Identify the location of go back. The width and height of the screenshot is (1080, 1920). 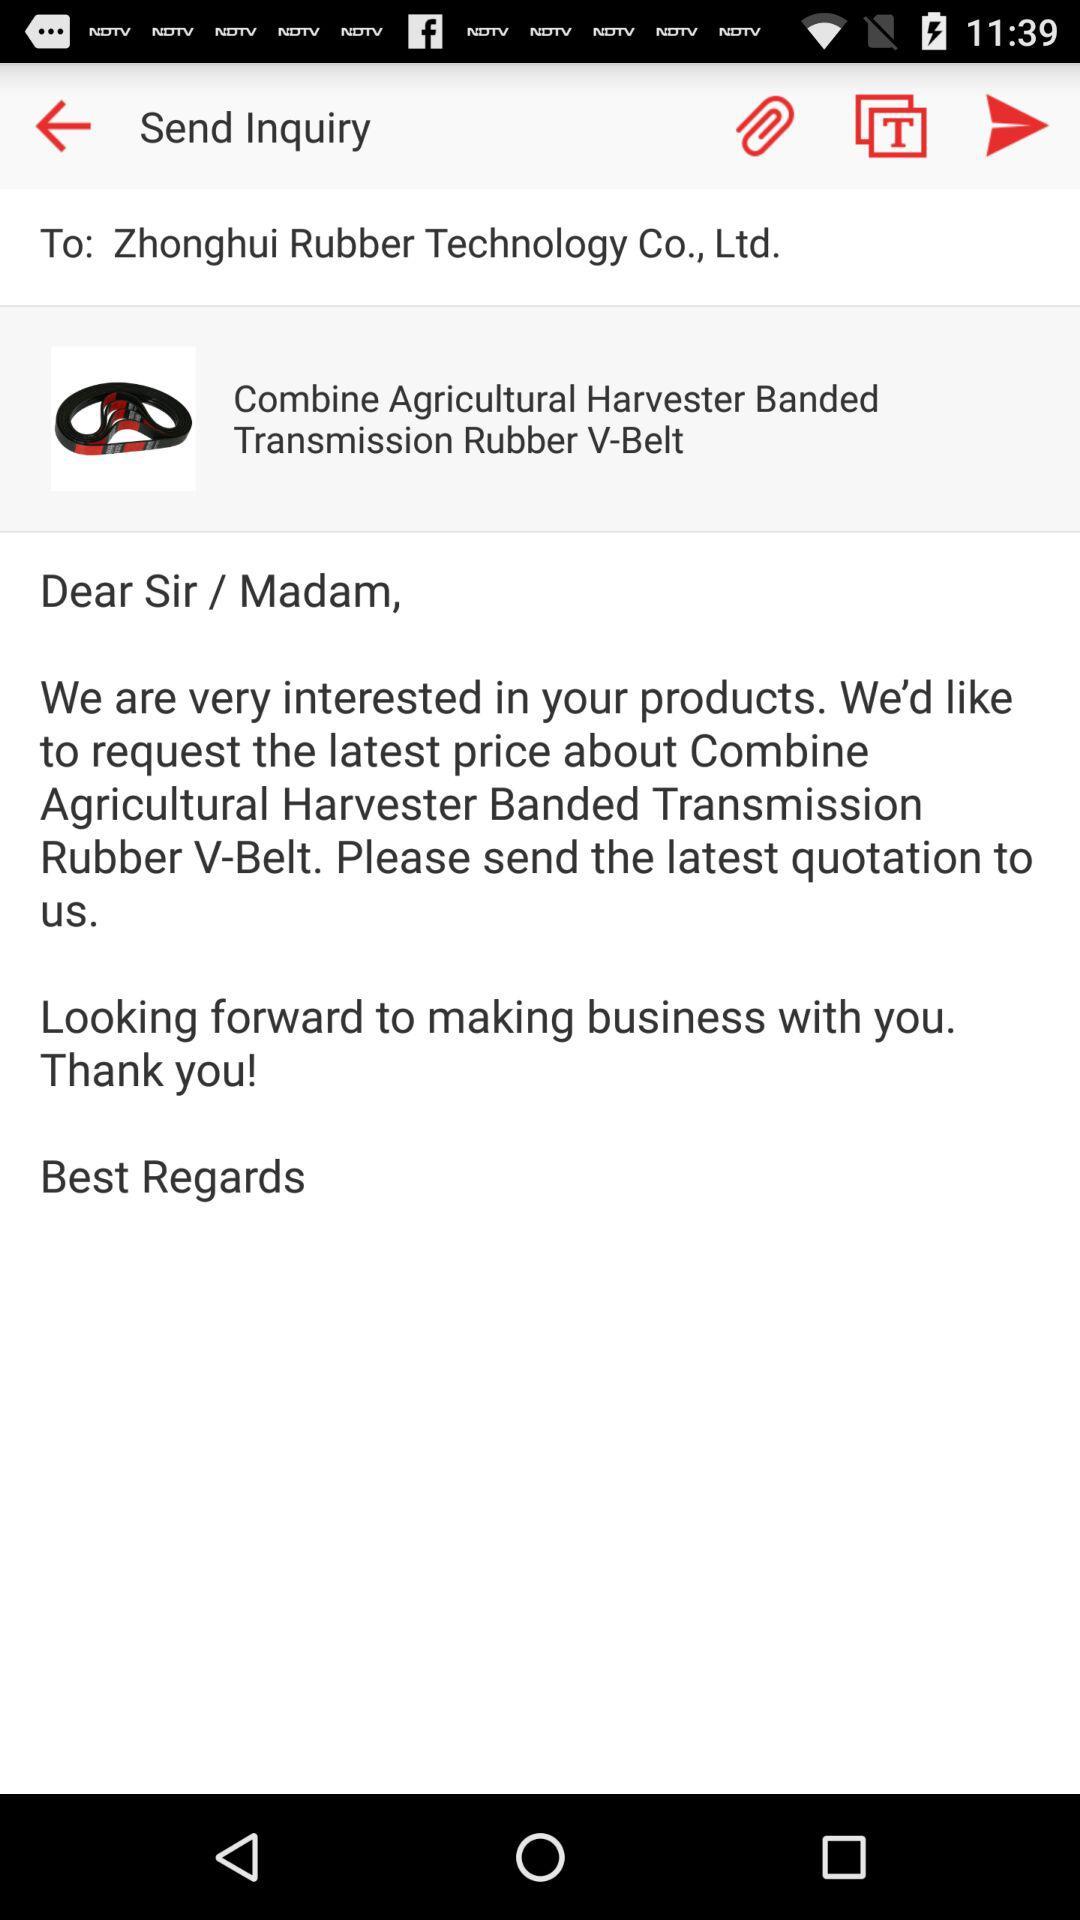
(61, 124).